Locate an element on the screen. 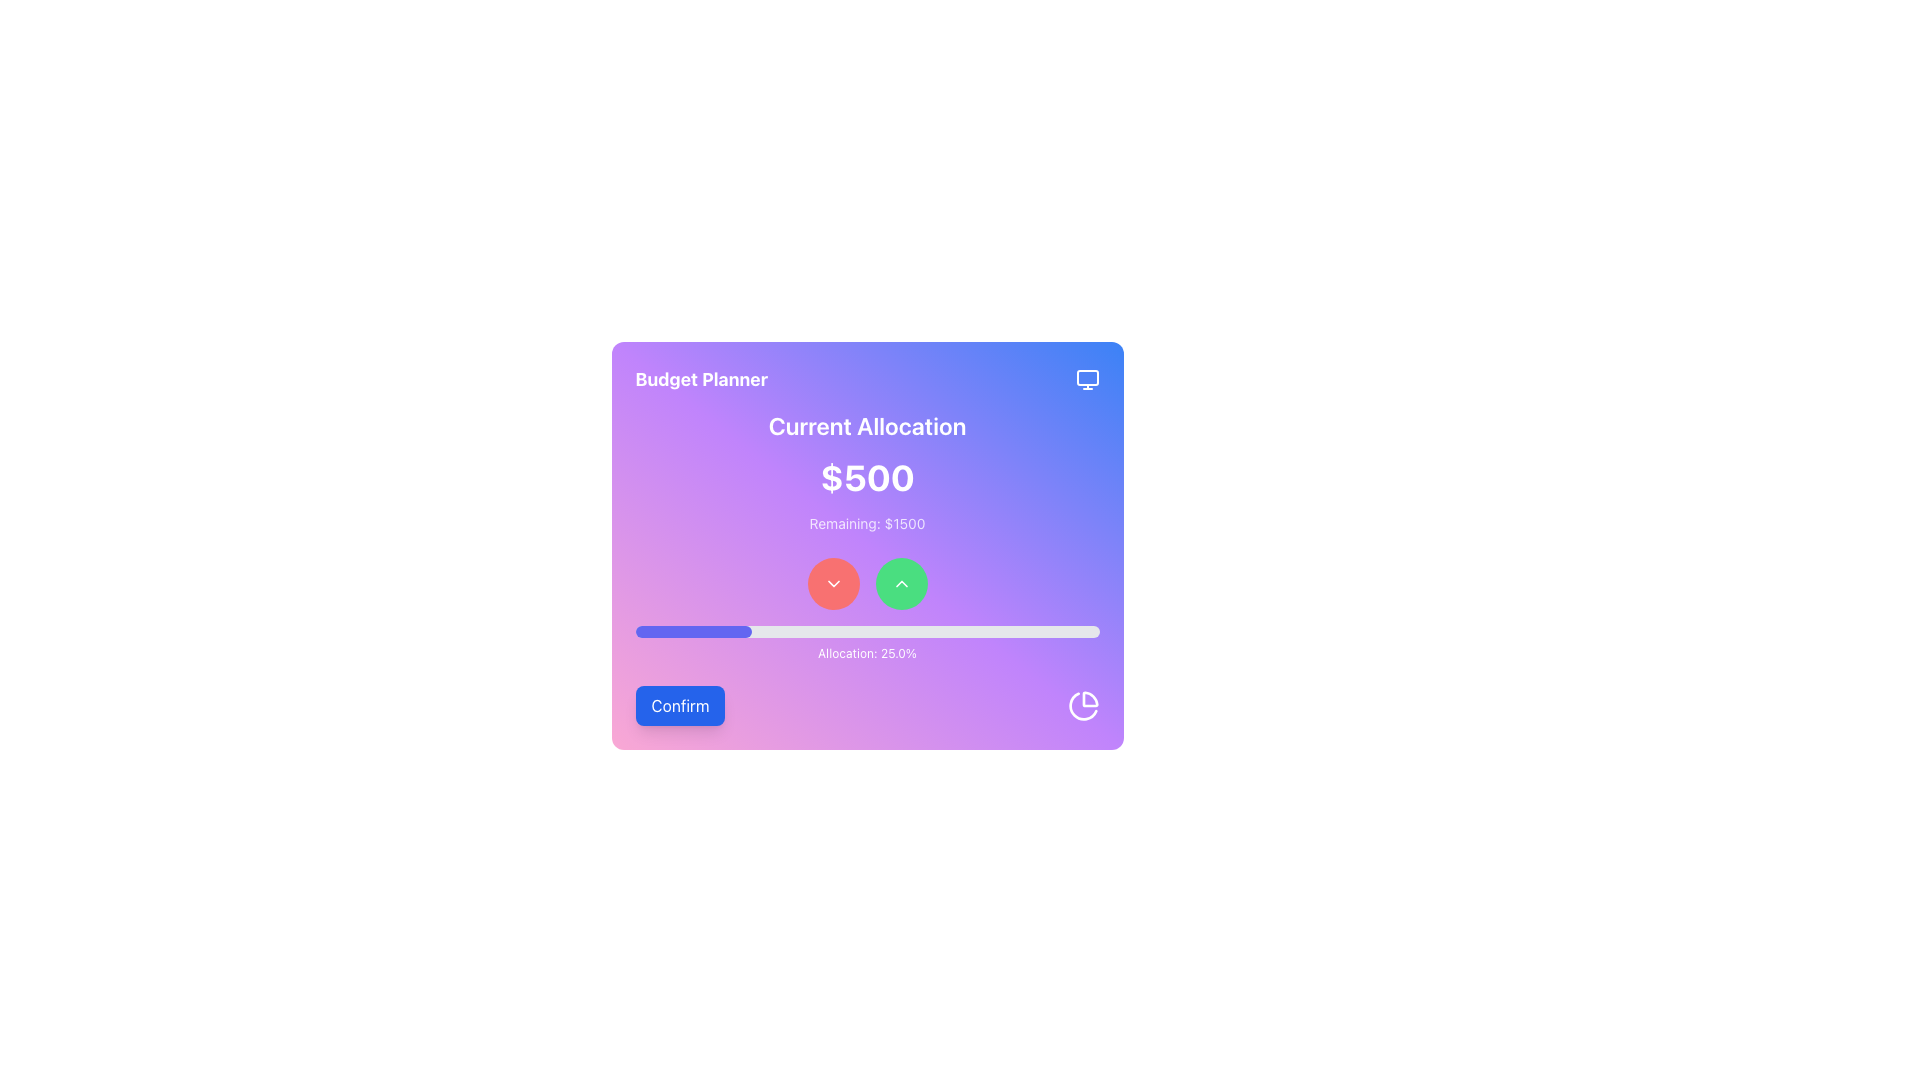  the text label that reads 'Allocation: 25.0%', positioned below the horizontal progress bar in the 'Current Allocation' section is located at coordinates (867, 654).